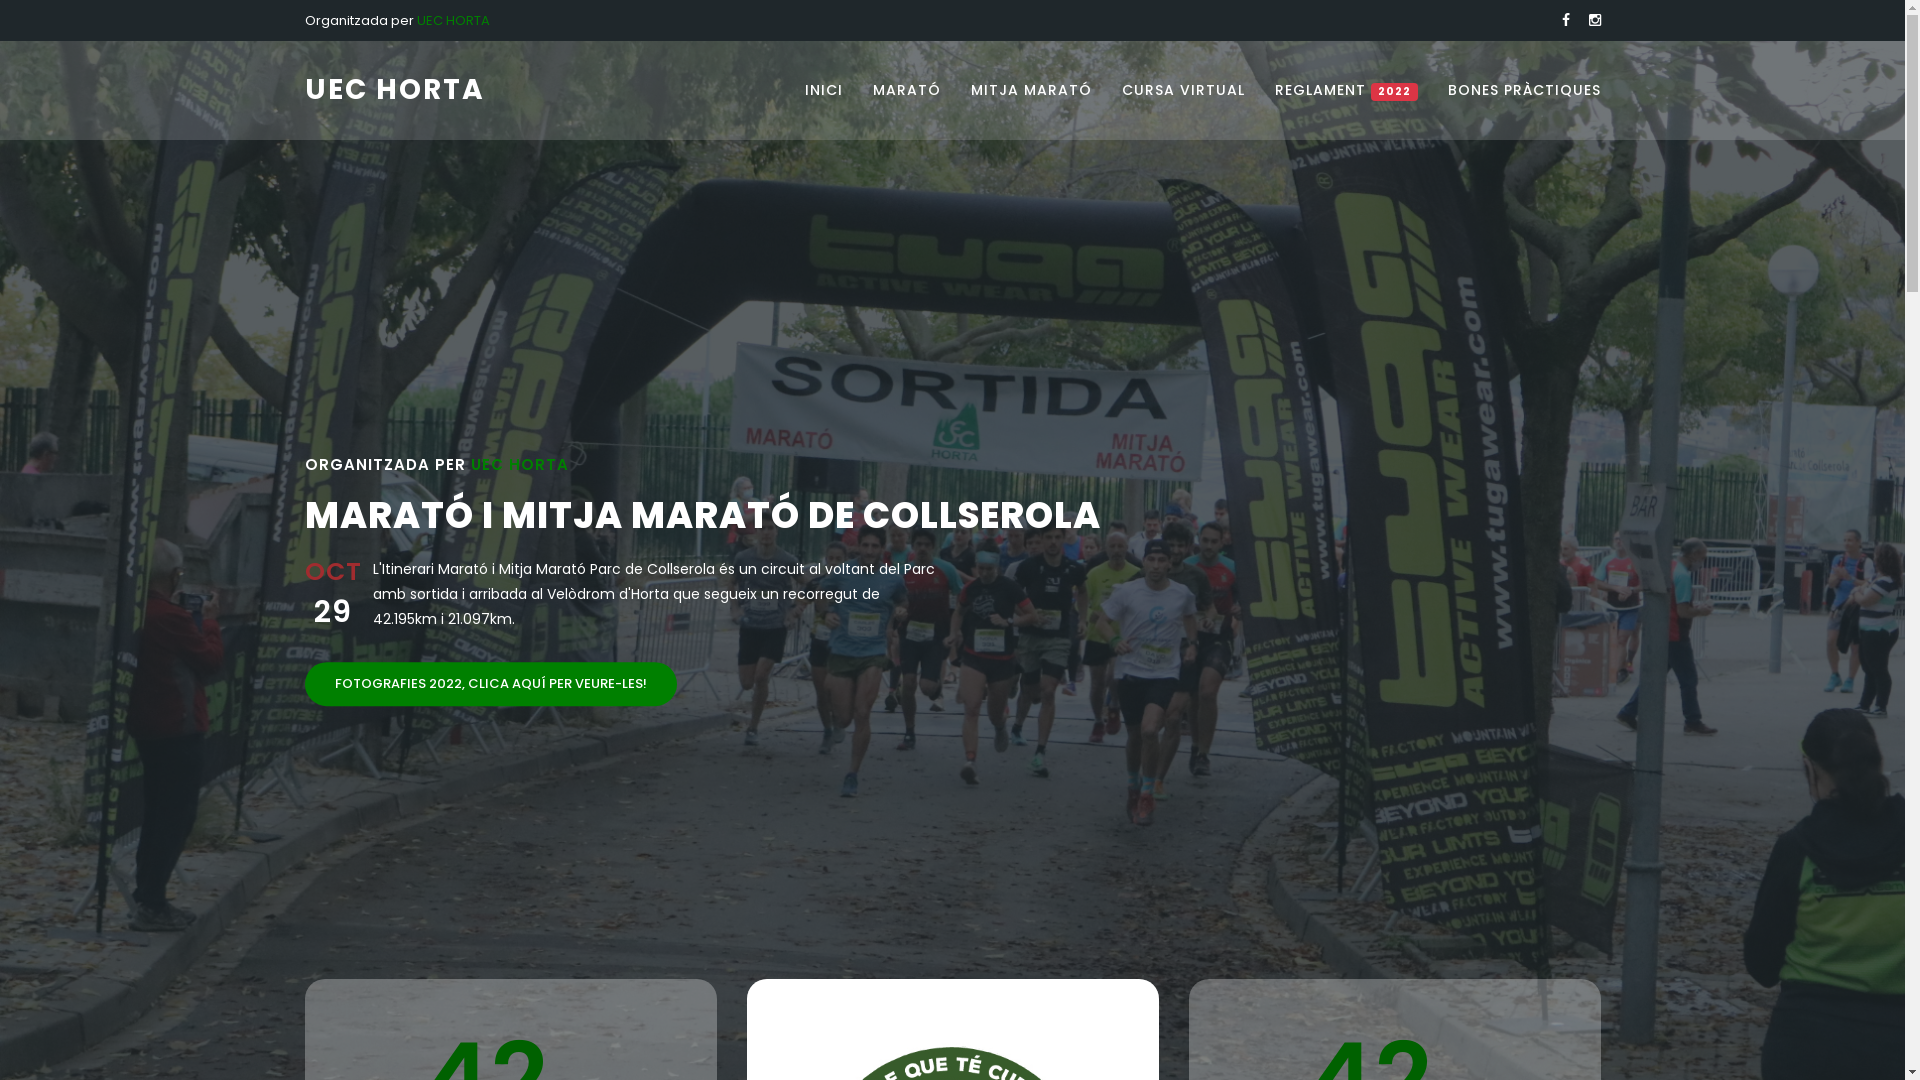  What do you see at coordinates (393, 88) in the screenshot?
I see `'UEC HORTA'` at bounding box center [393, 88].